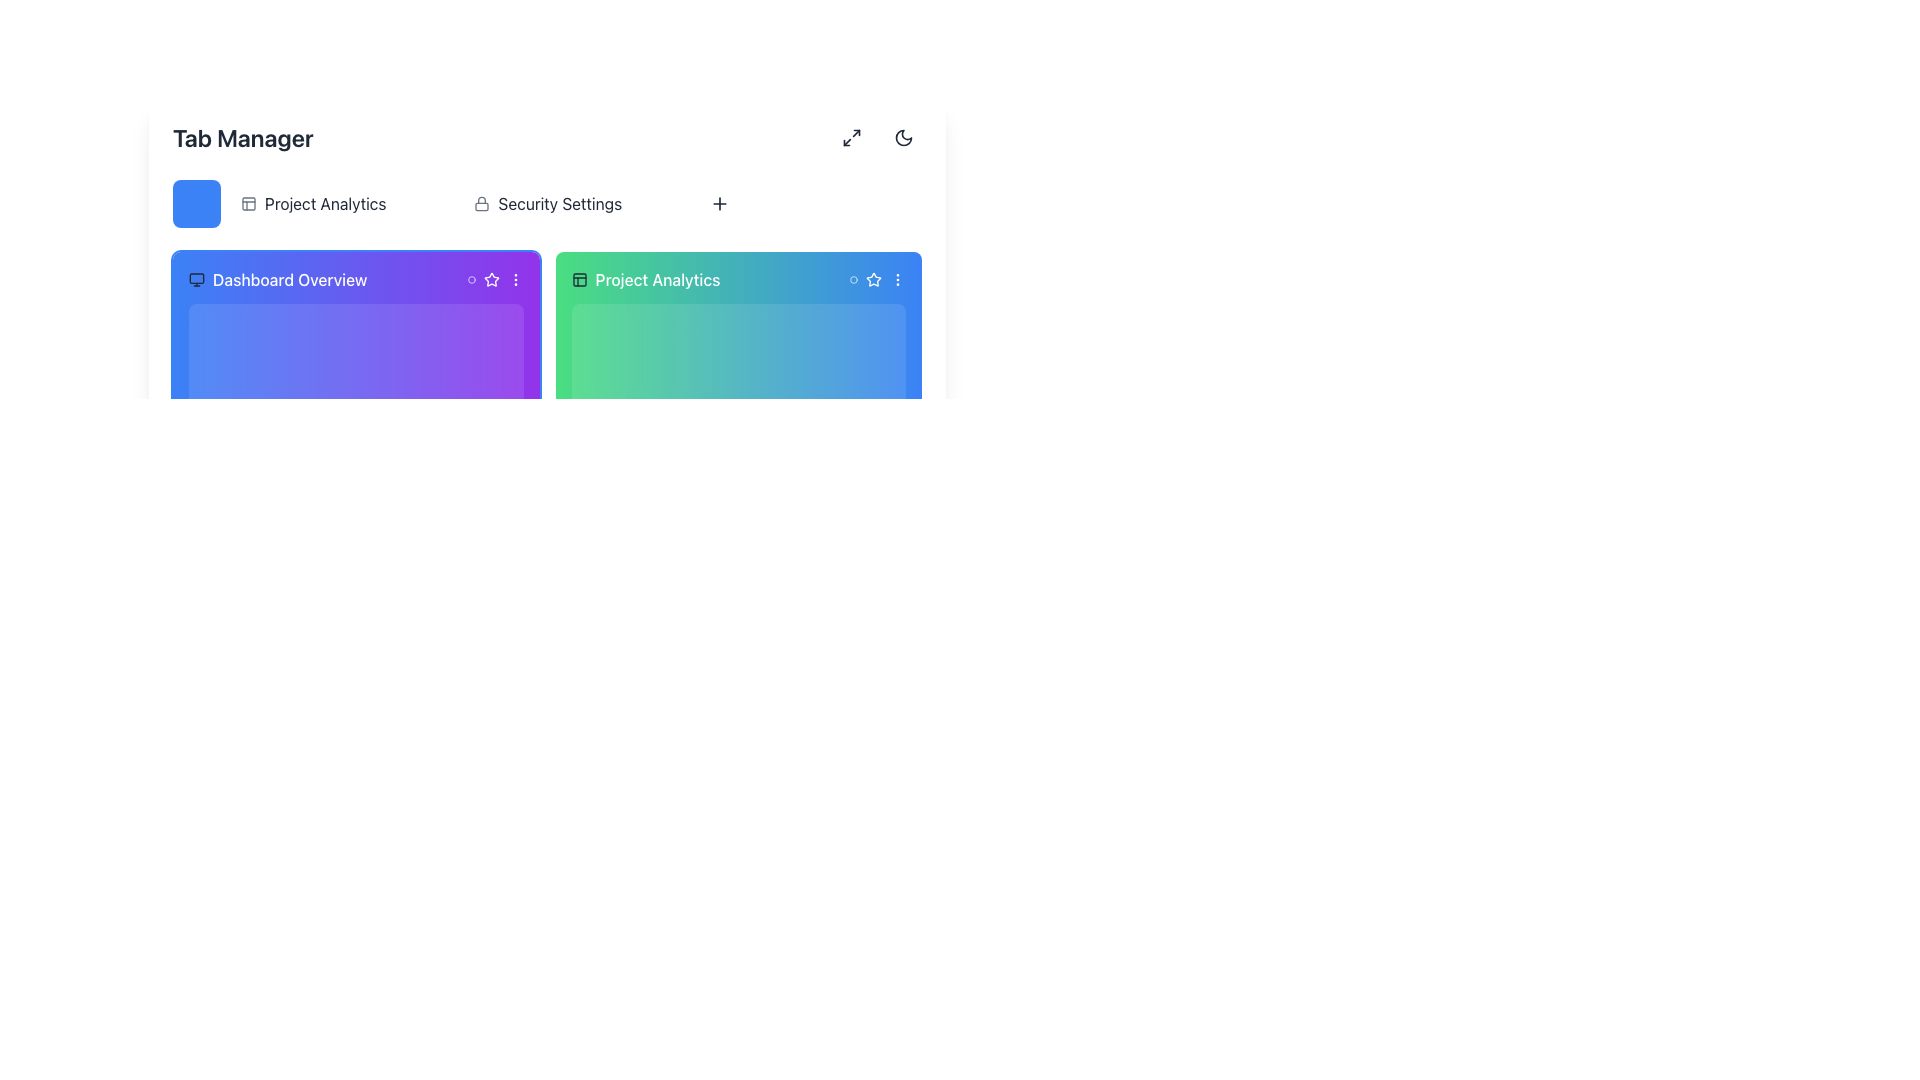 The height and width of the screenshot is (1080, 1920). What do you see at coordinates (873, 280) in the screenshot?
I see `the second star-shaped icon with a white stroke and blue background located in the top-right corner of the 'Project Analytics' card` at bounding box center [873, 280].